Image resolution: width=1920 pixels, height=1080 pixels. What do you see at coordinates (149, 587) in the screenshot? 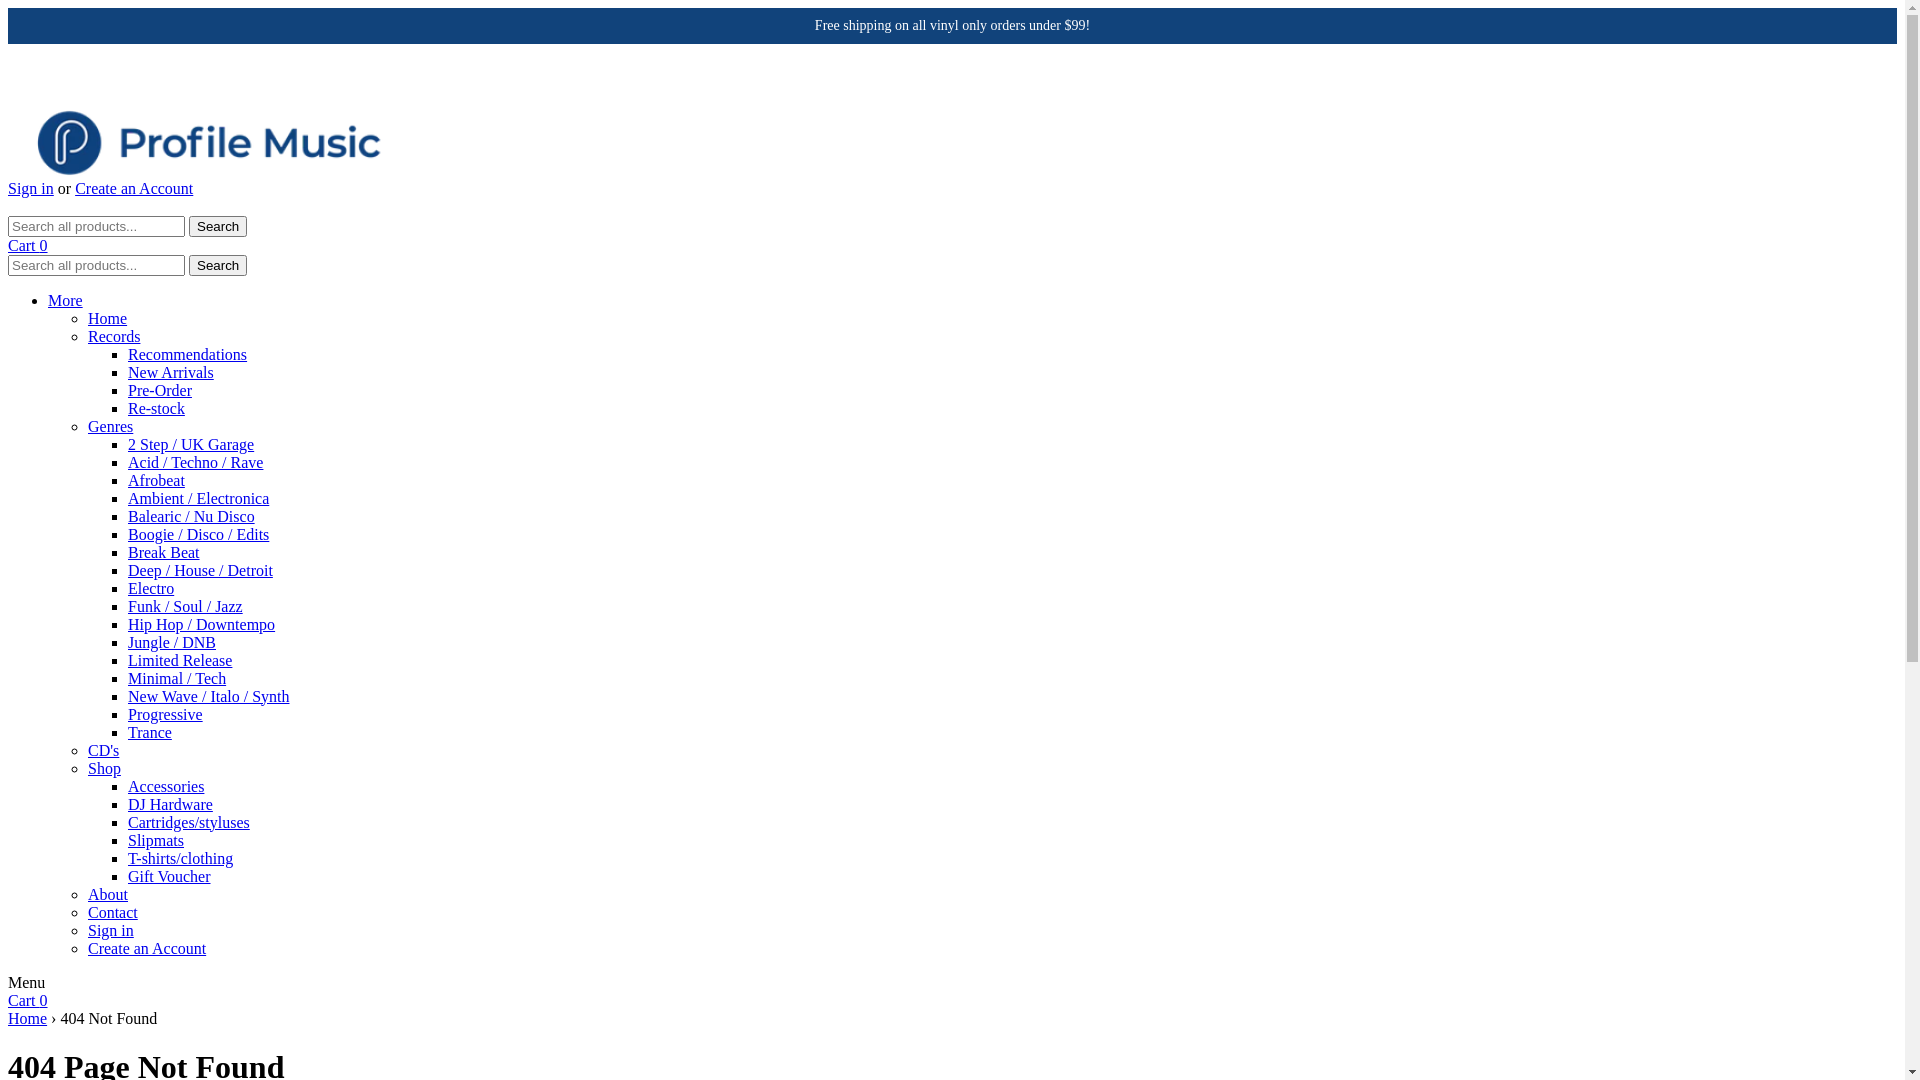
I see `'Electro'` at bounding box center [149, 587].